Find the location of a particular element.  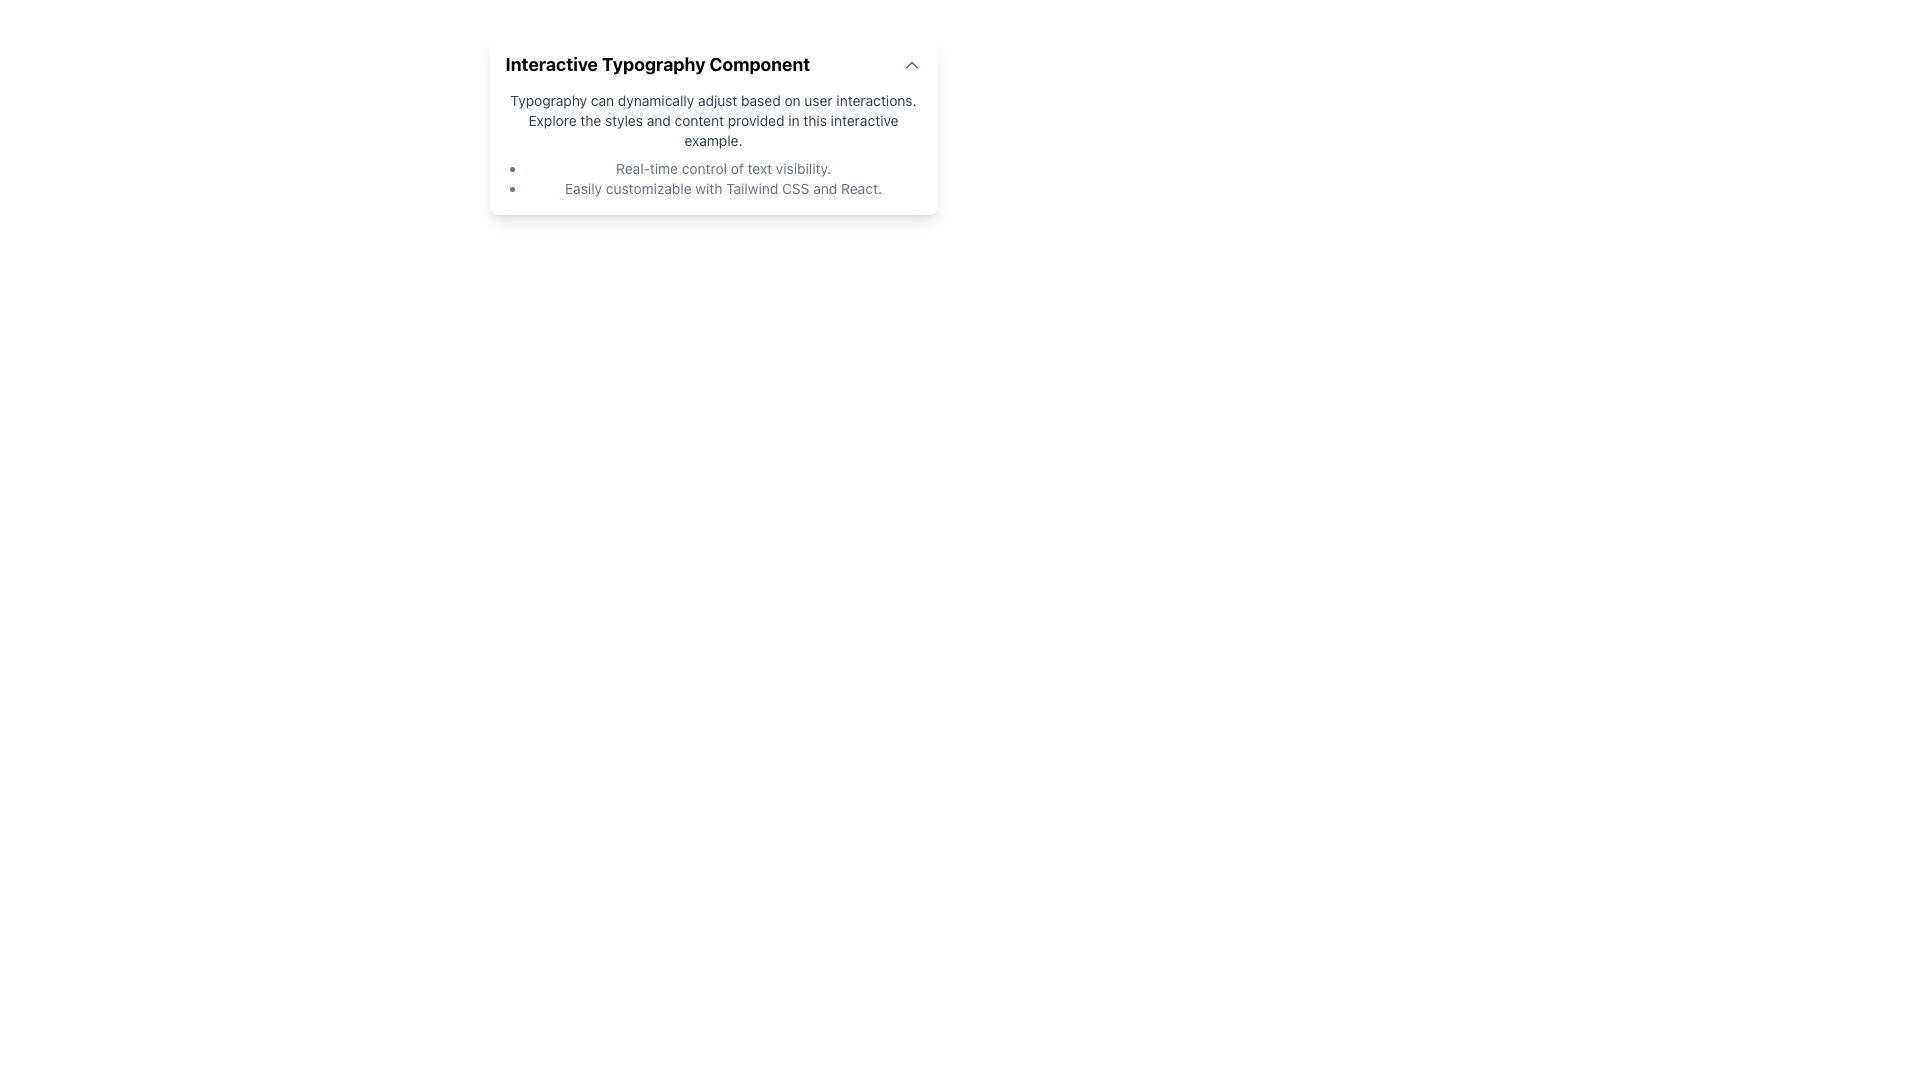

text component displaying 'Real-time control of text visibility.' which is the first item in a bulleted list under the 'Interactive Typography Component' section is located at coordinates (722, 168).